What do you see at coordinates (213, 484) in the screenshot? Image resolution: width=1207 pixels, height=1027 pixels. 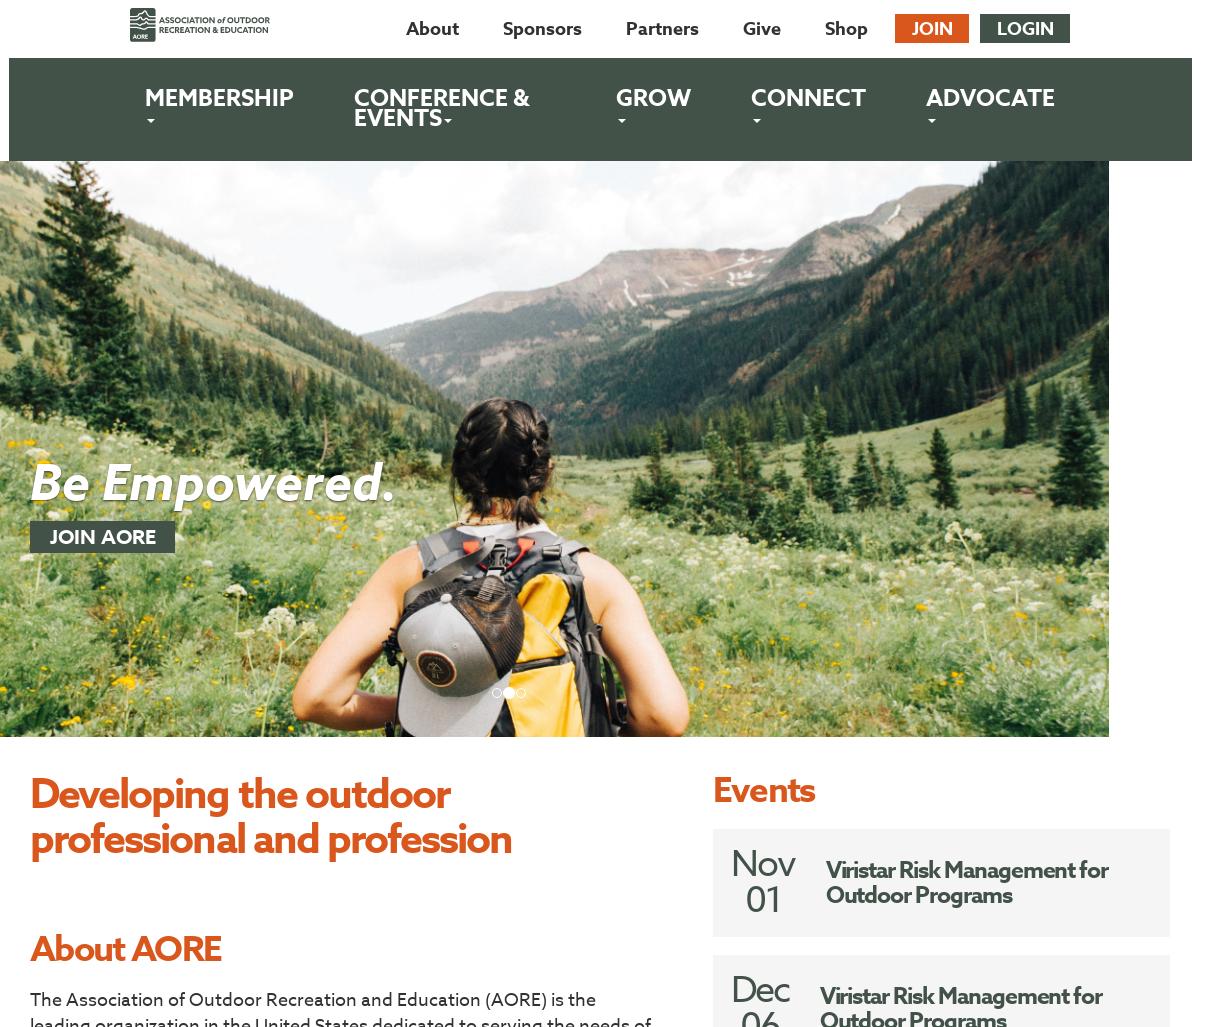 I see `'Be Empowered.'` at bounding box center [213, 484].